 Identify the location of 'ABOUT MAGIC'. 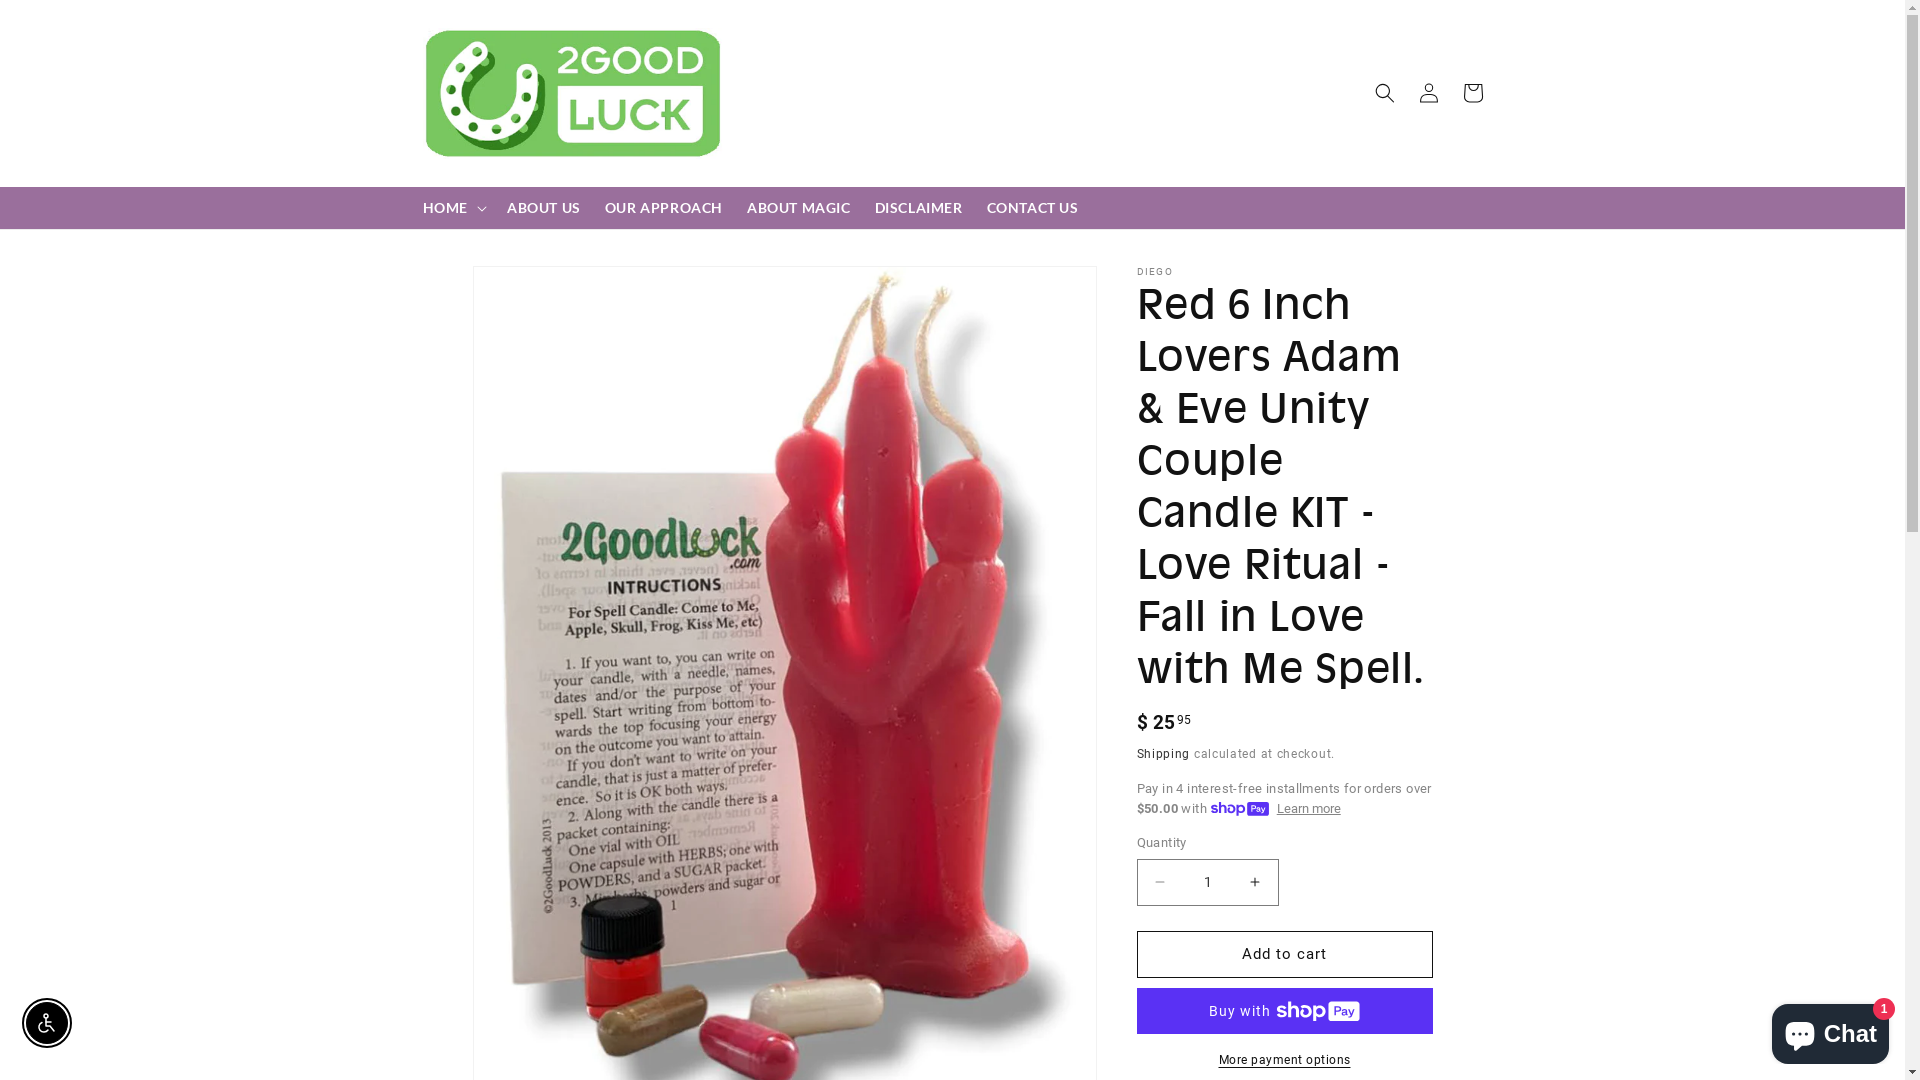
(797, 208).